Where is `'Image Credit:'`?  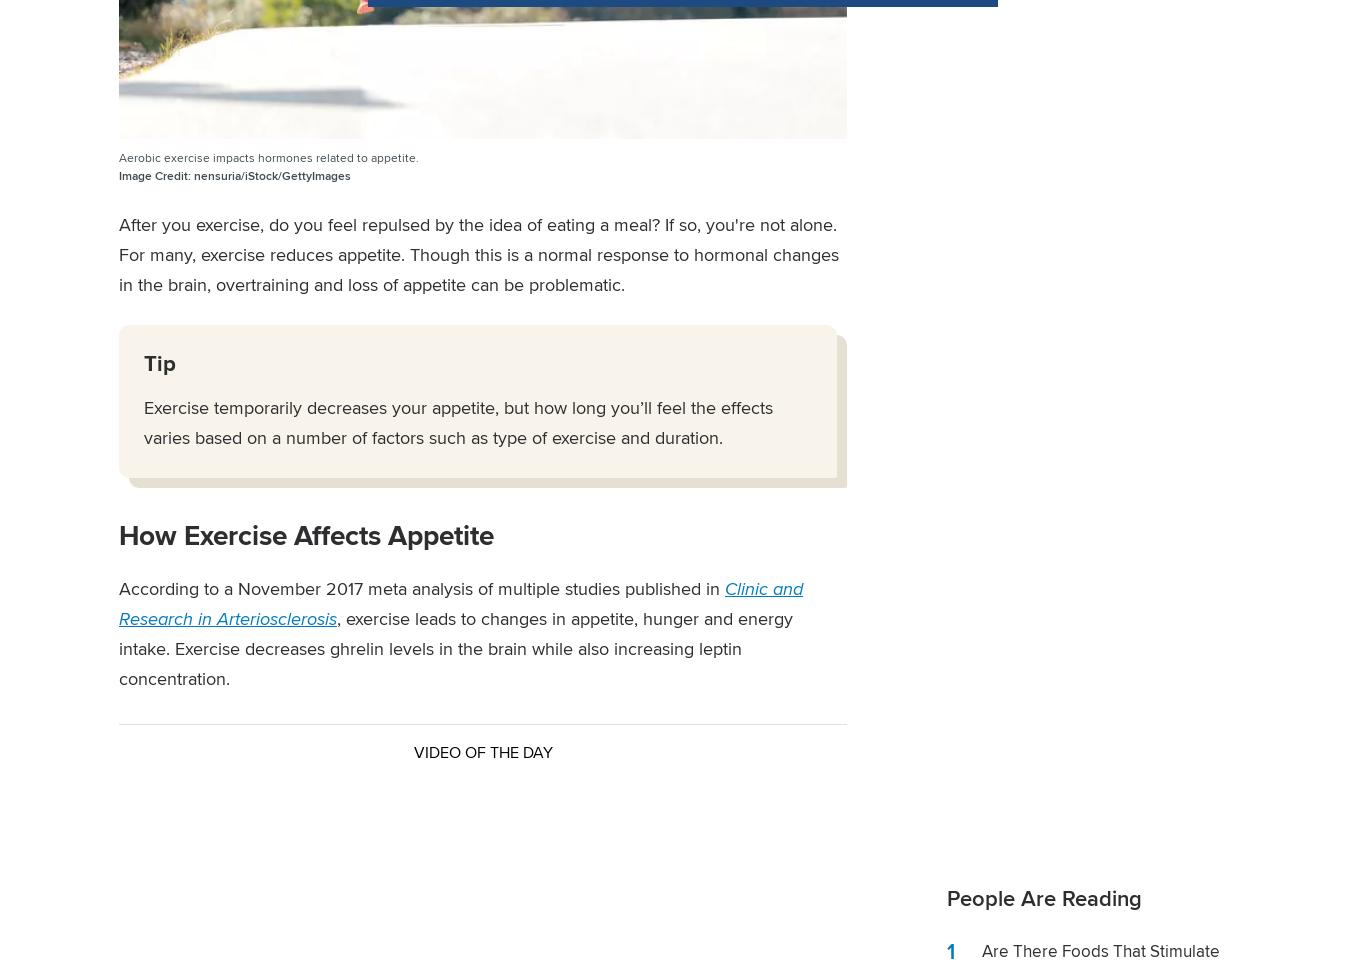
'Image Credit:' is located at coordinates (154, 175).